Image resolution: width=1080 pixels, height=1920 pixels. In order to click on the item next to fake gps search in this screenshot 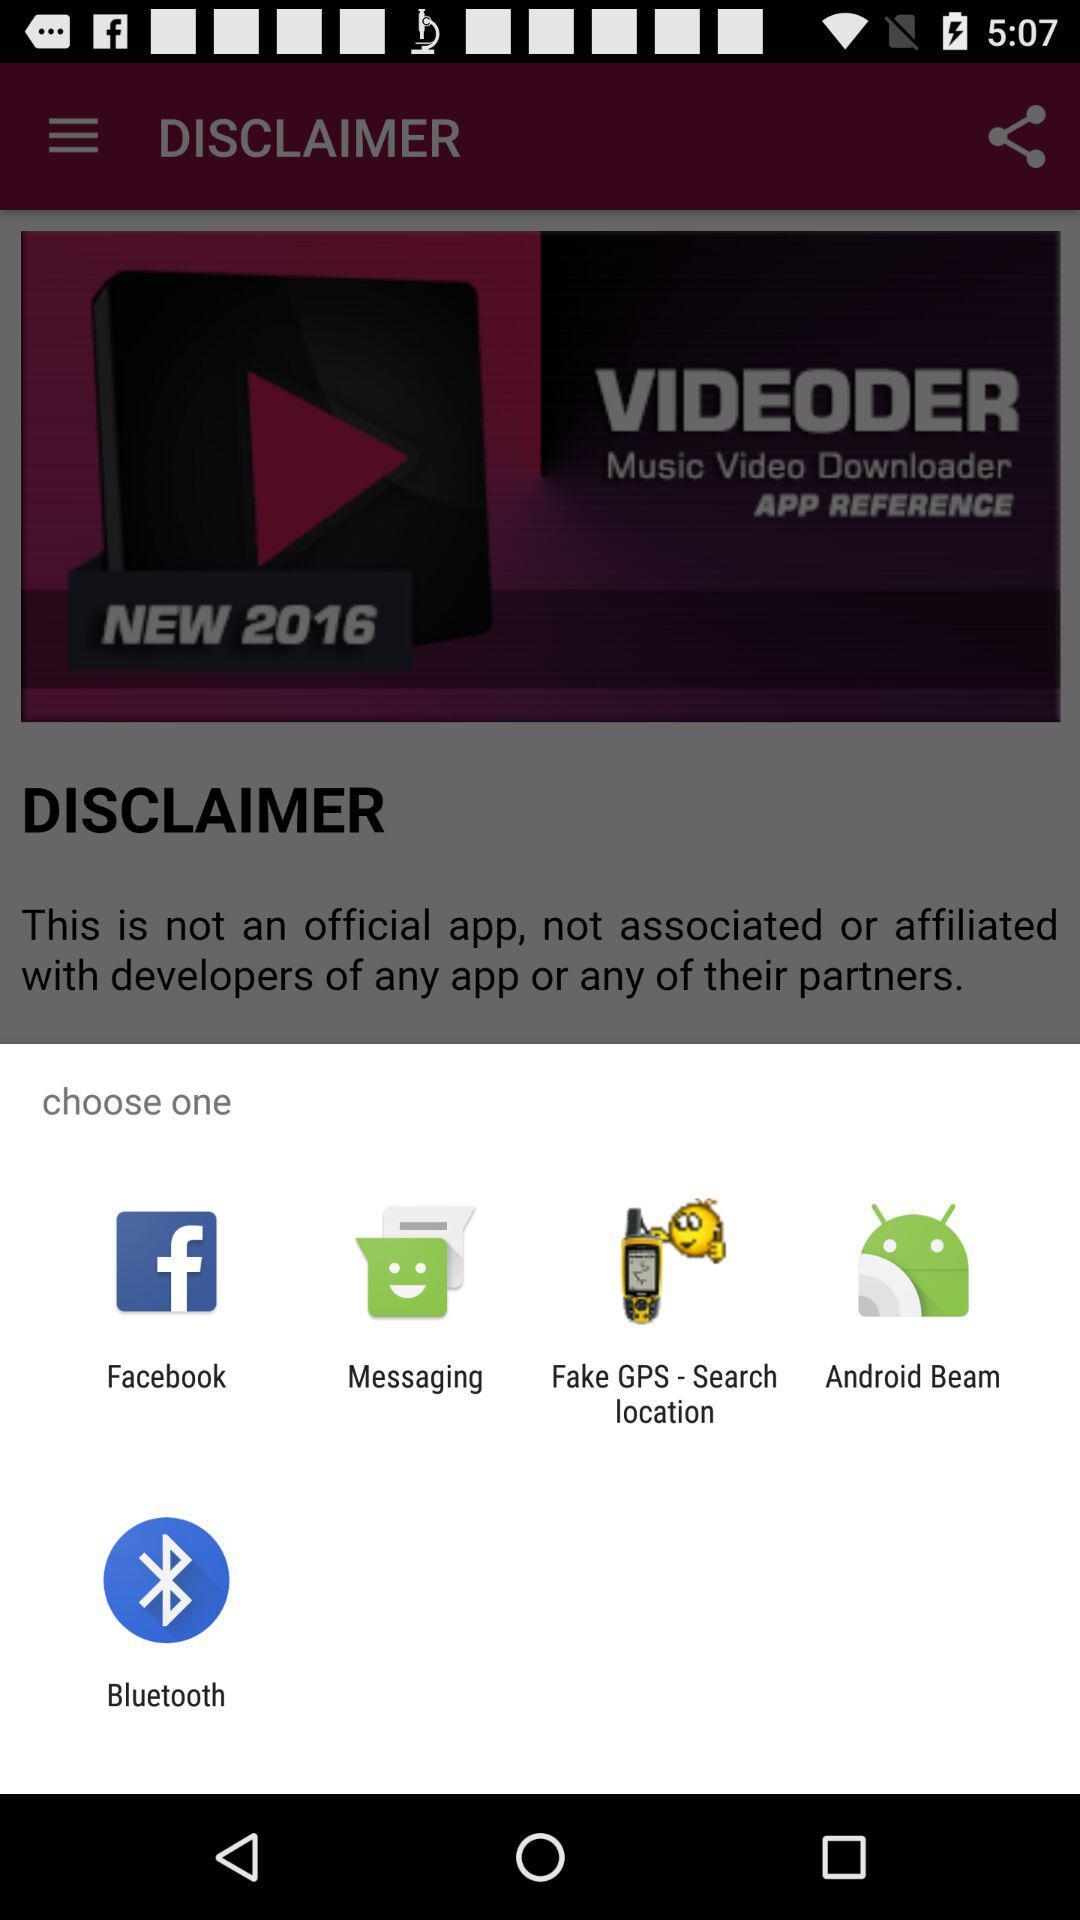, I will do `click(414, 1392)`.